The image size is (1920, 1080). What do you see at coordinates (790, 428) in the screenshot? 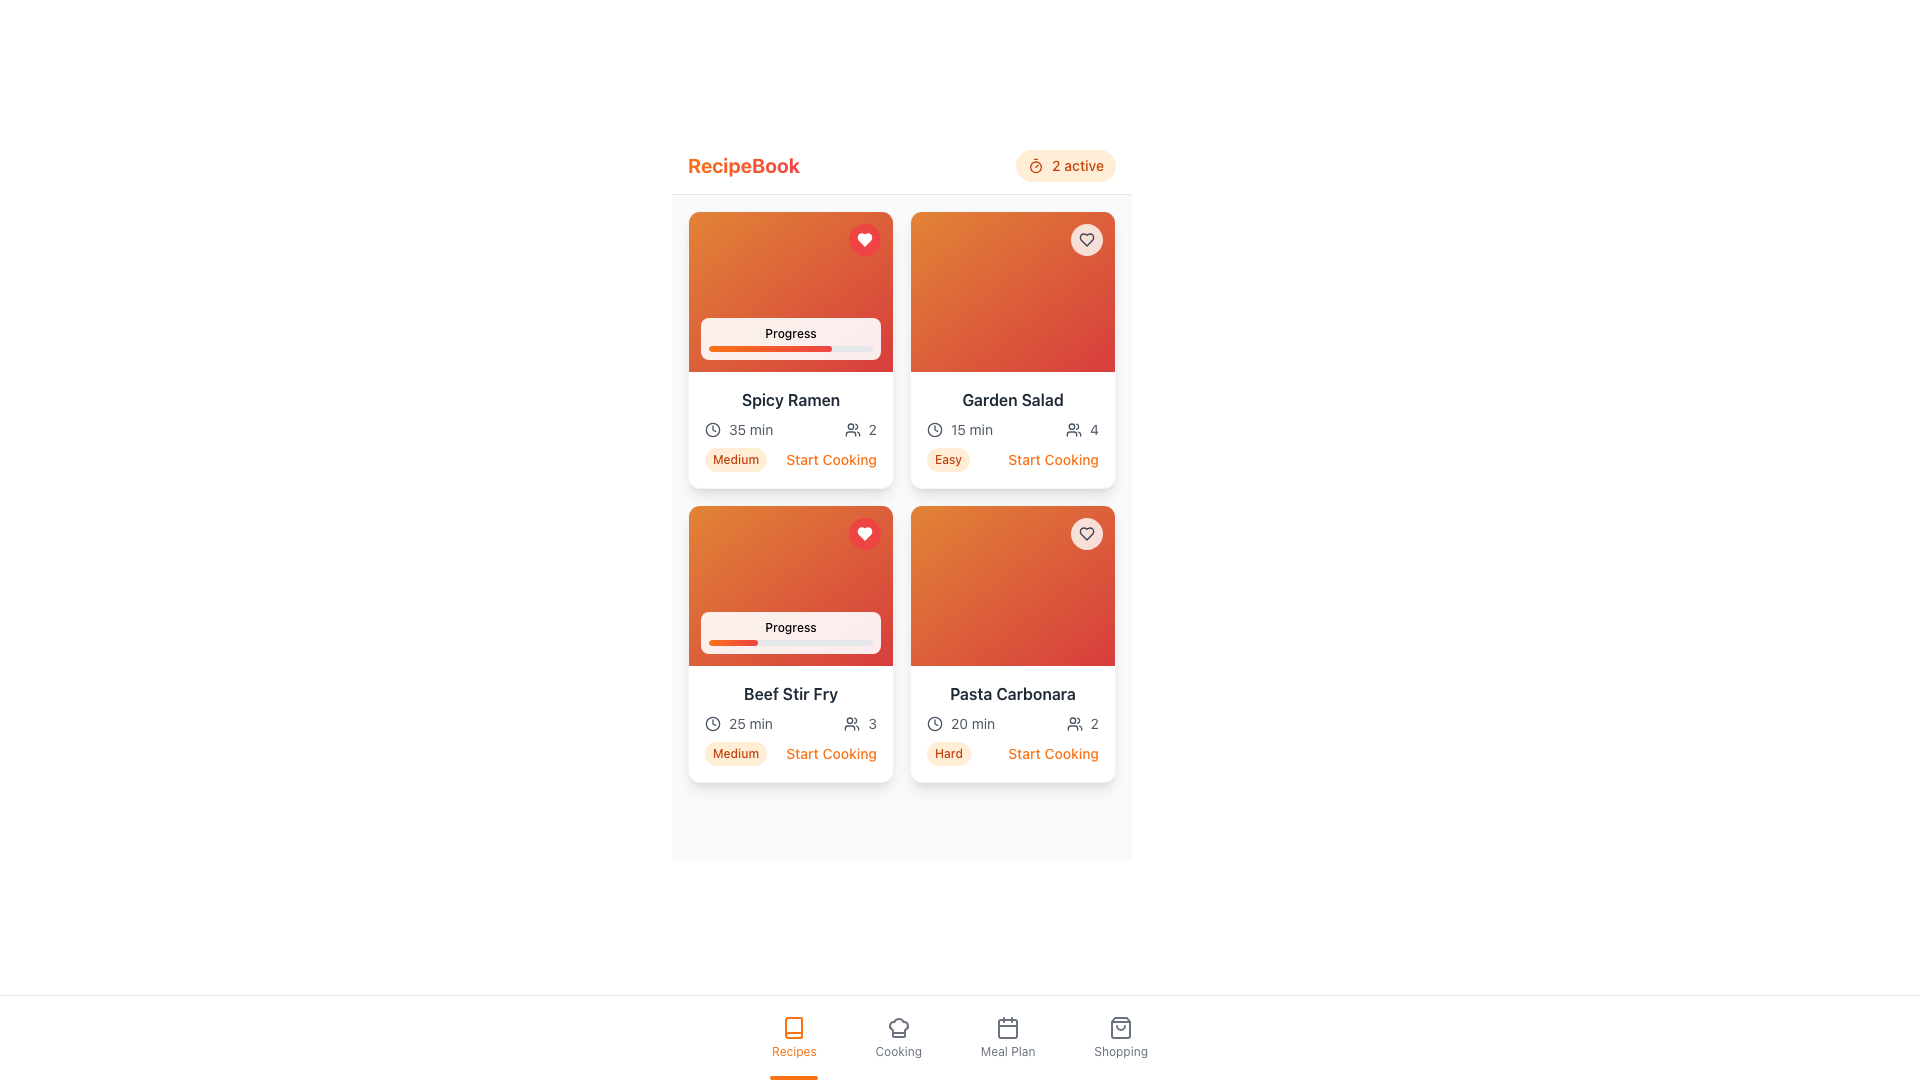
I see `estimated cooking time and serving count displayed in the Metadata section of the 'Spicy Ramen' recipe card, located under the title 'Spicy Ramen'` at bounding box center [790, 428].